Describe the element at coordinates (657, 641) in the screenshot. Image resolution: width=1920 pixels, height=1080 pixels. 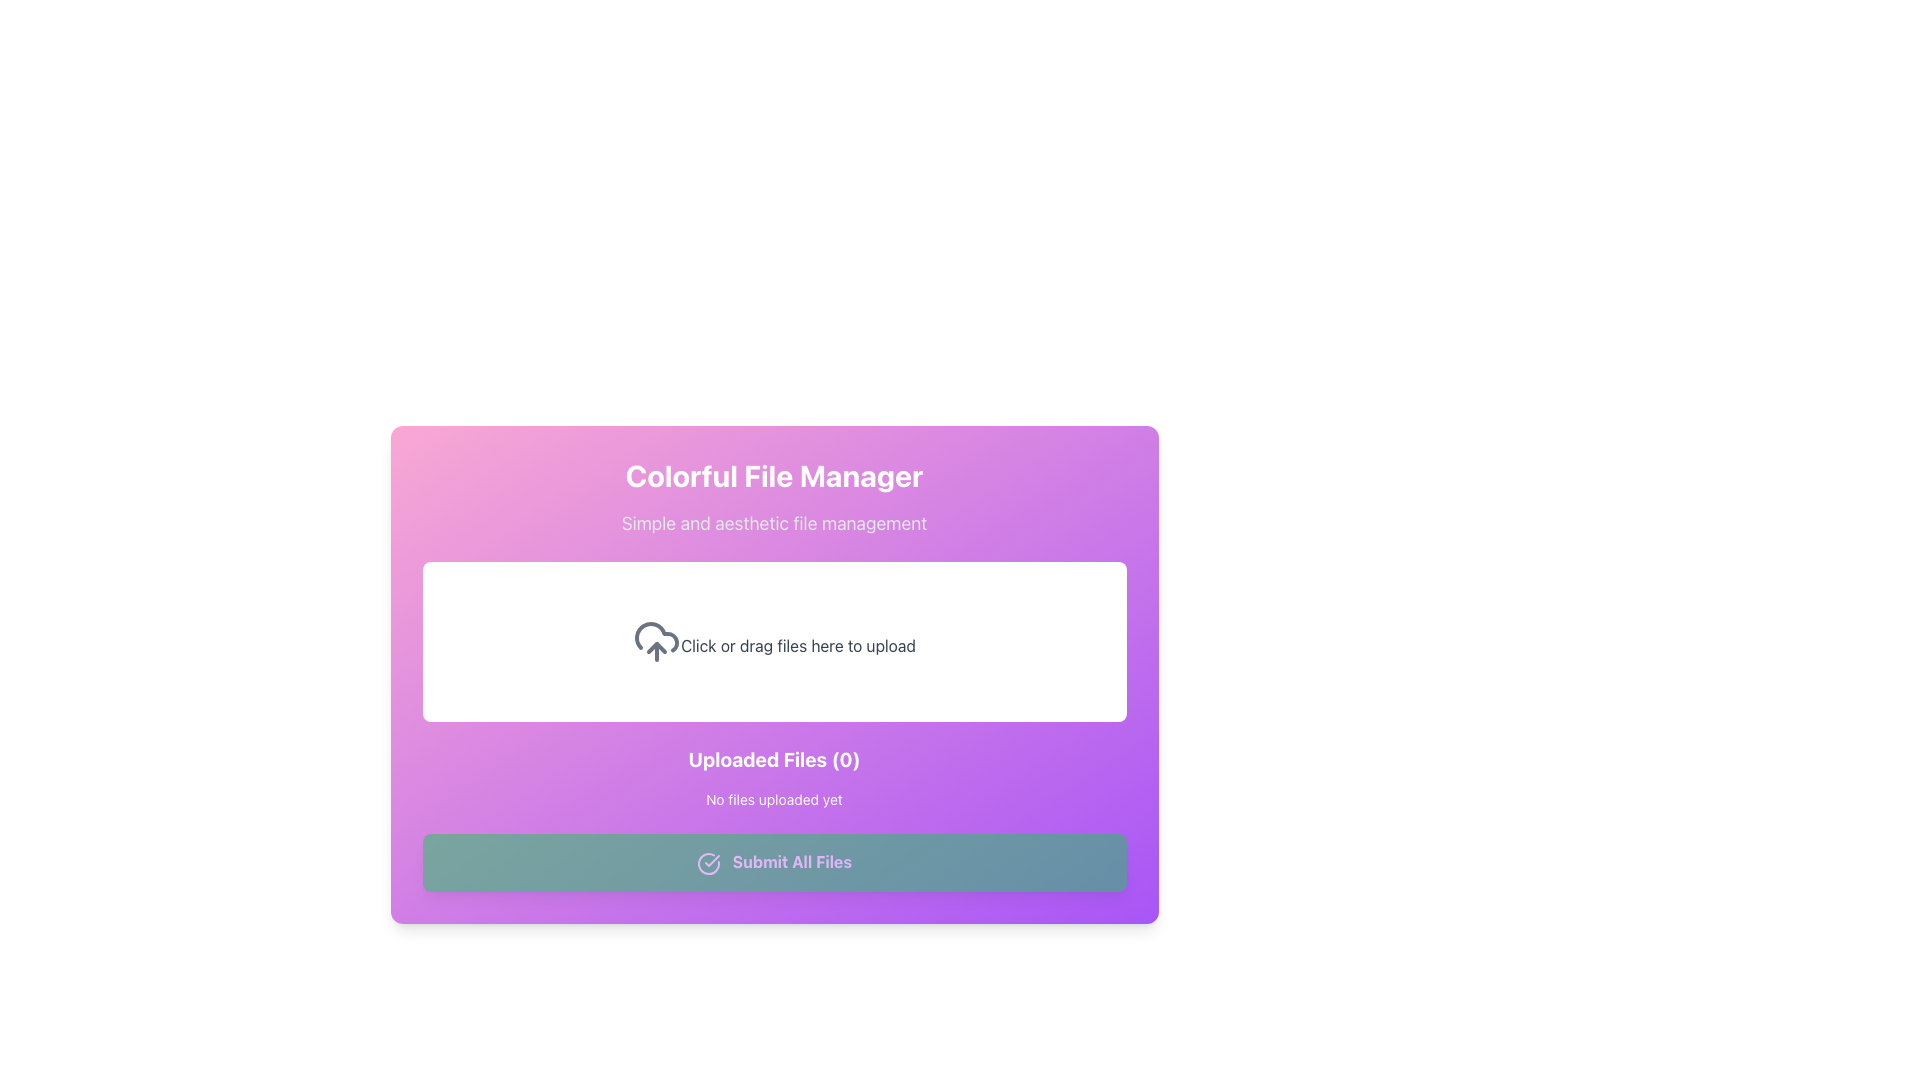
I see `the cloud-shaped upload icon with an upward arrow, which is located slightly to the left of the text 'Click or drag files here to upload'` at that location.